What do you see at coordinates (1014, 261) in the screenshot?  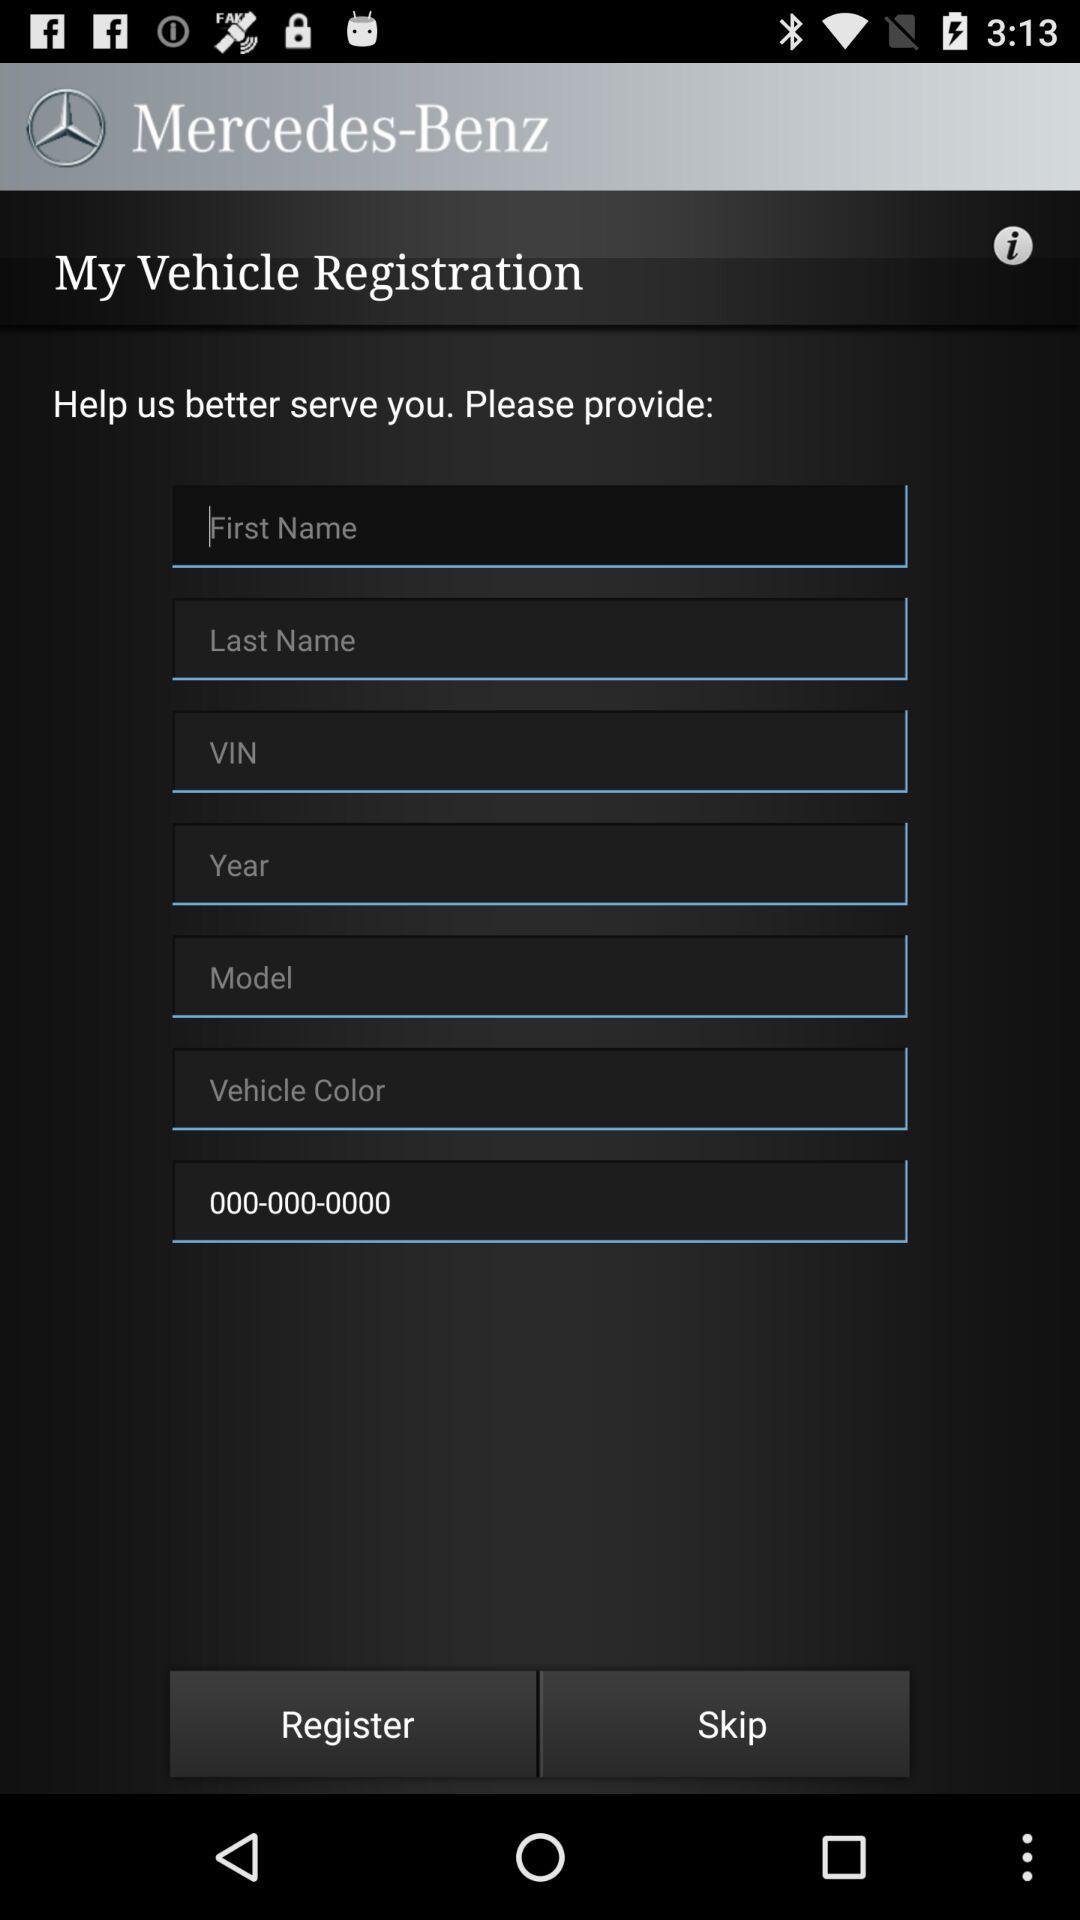 I see `the info icon` at bounding box center [1014, 261].